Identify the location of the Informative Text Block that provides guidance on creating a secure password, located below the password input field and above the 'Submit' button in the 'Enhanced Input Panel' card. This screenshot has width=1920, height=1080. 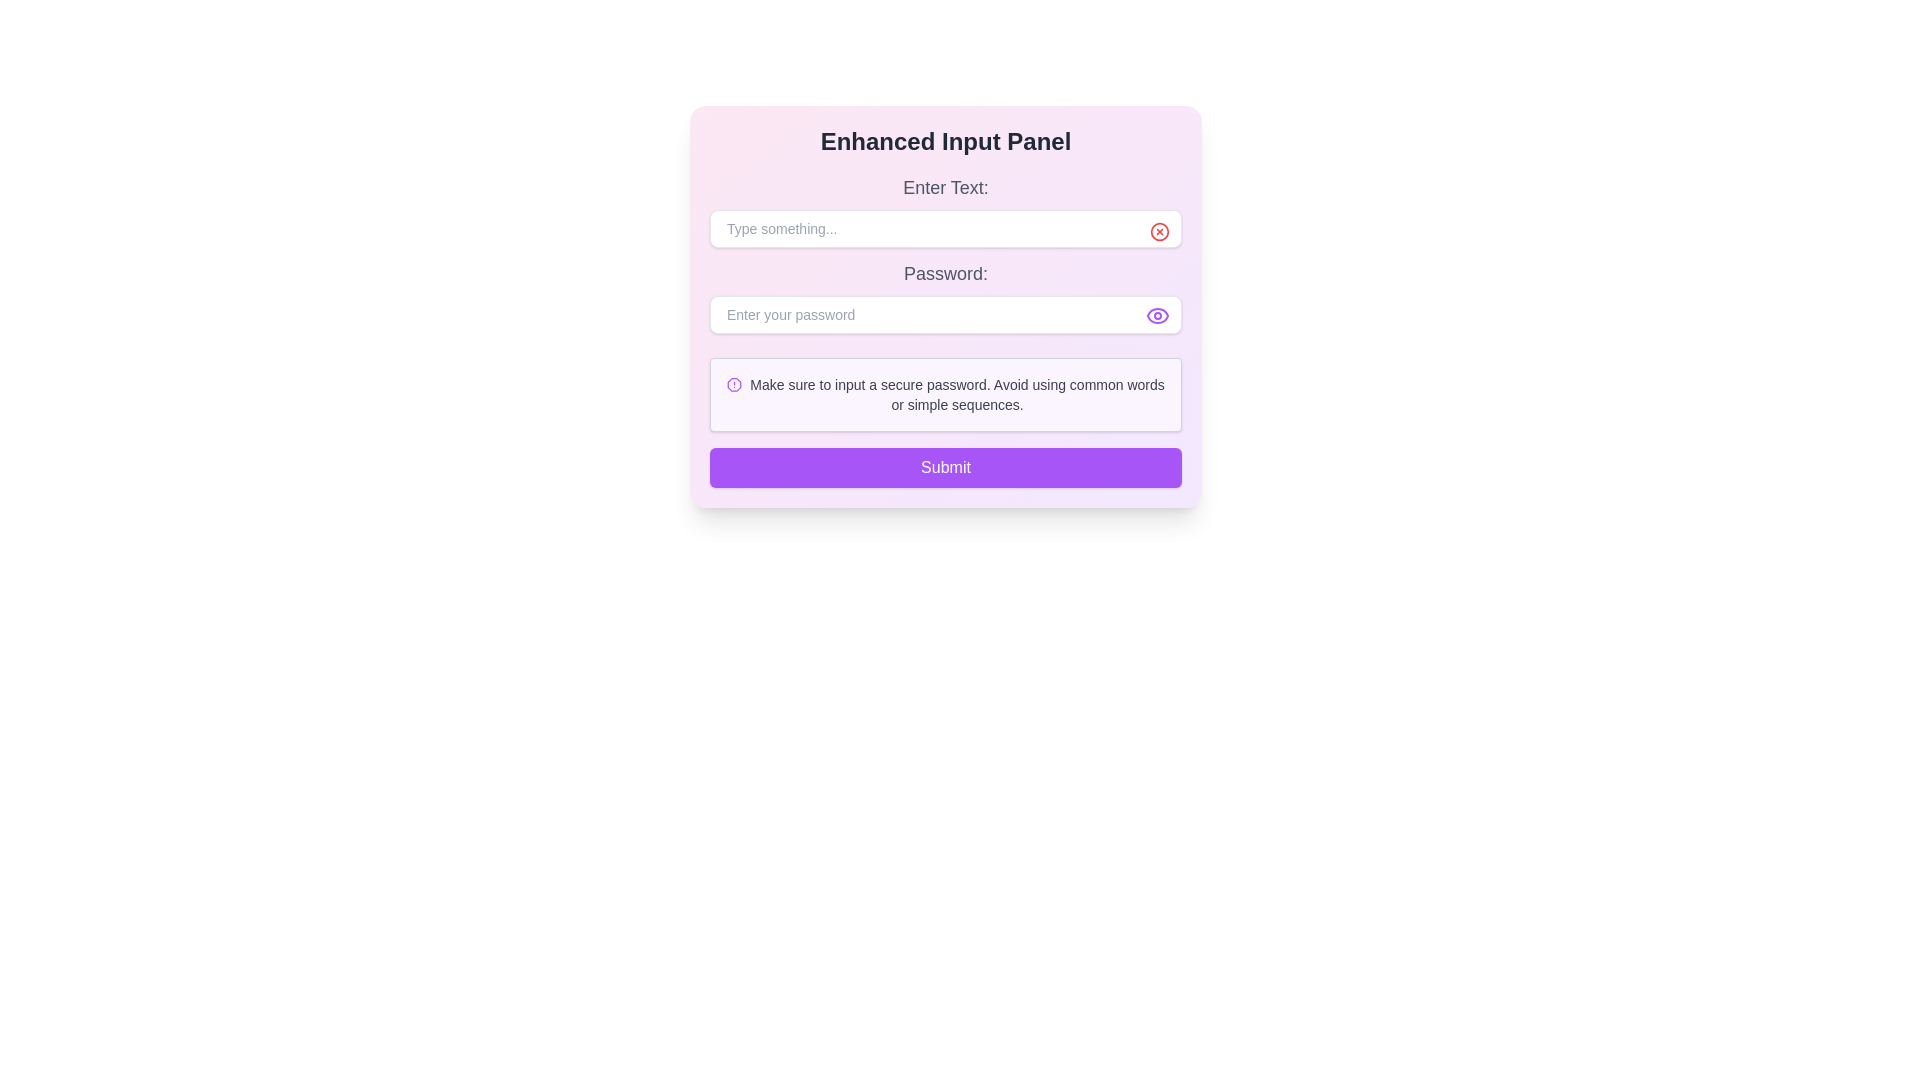
(944, 394).